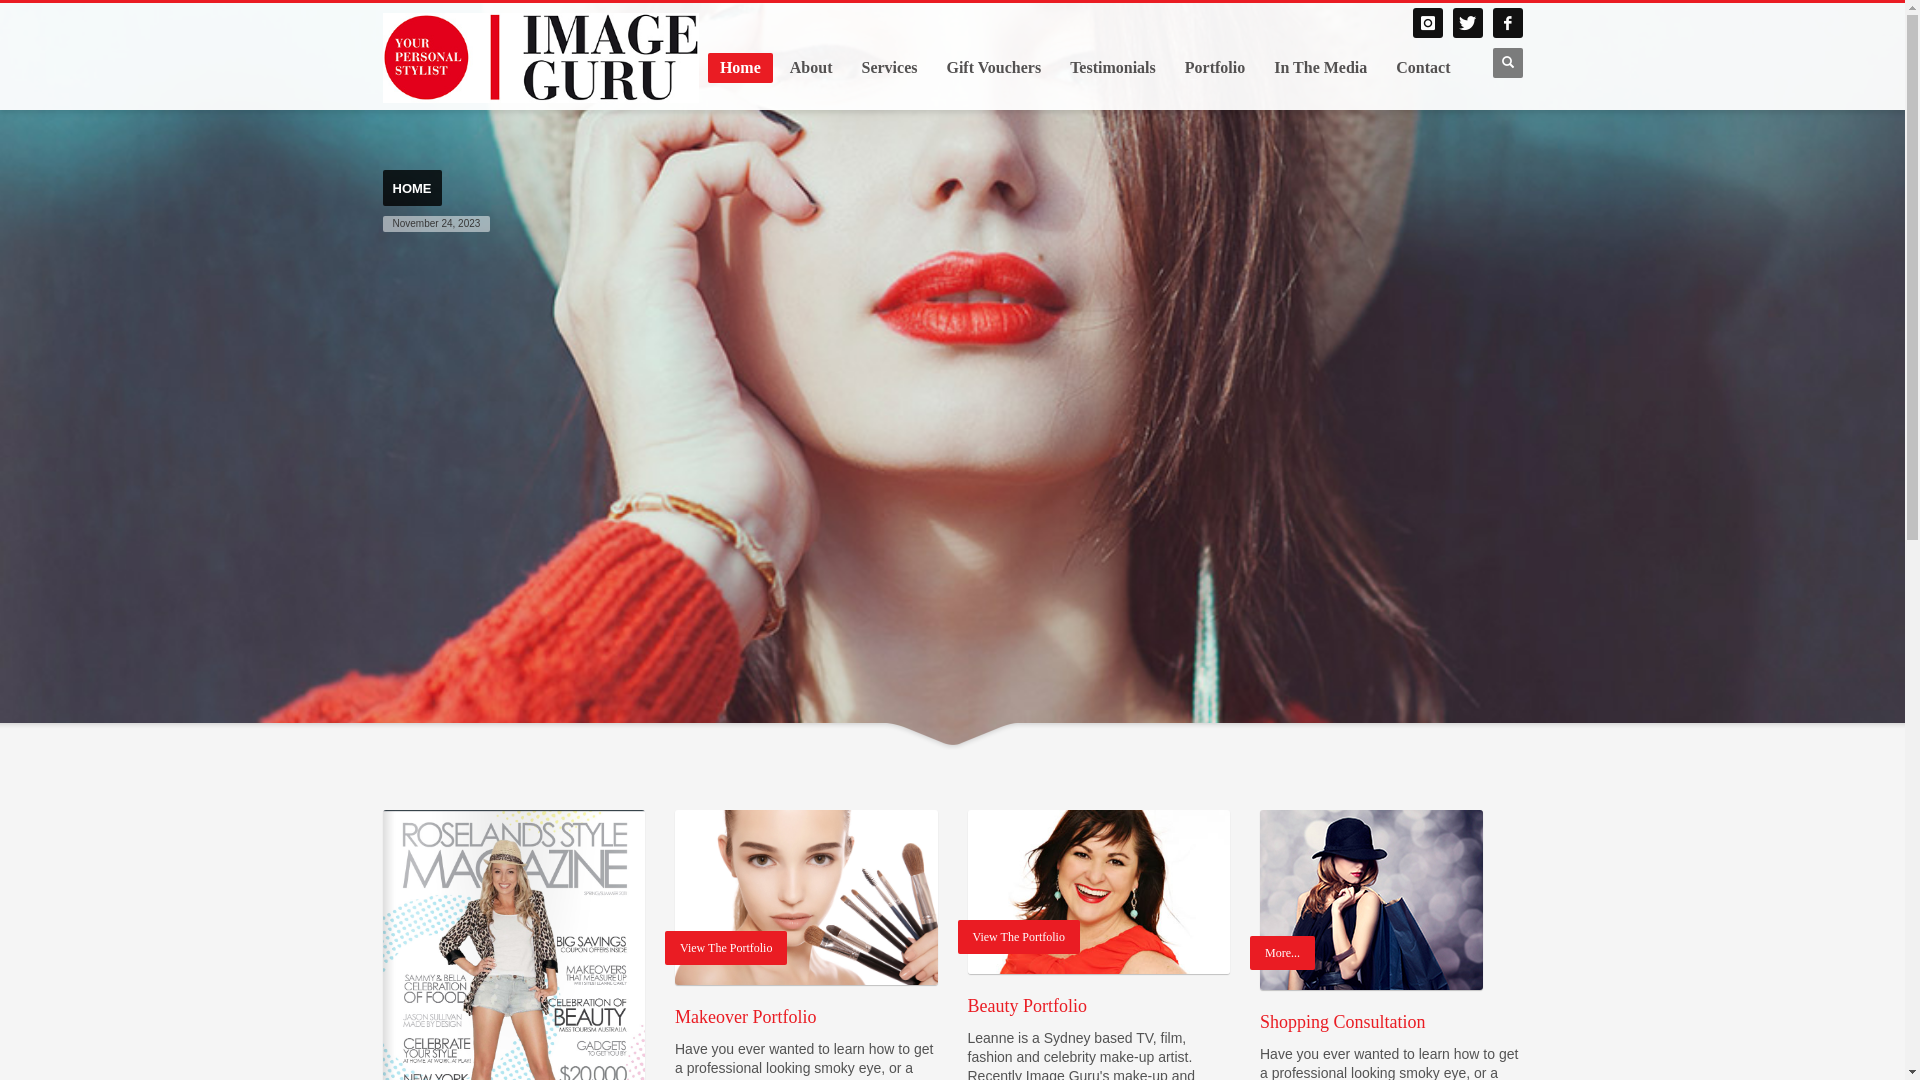  Describe the element at coordinates (1382, 67) in the screenshot. I see `'Contact'` at that location.